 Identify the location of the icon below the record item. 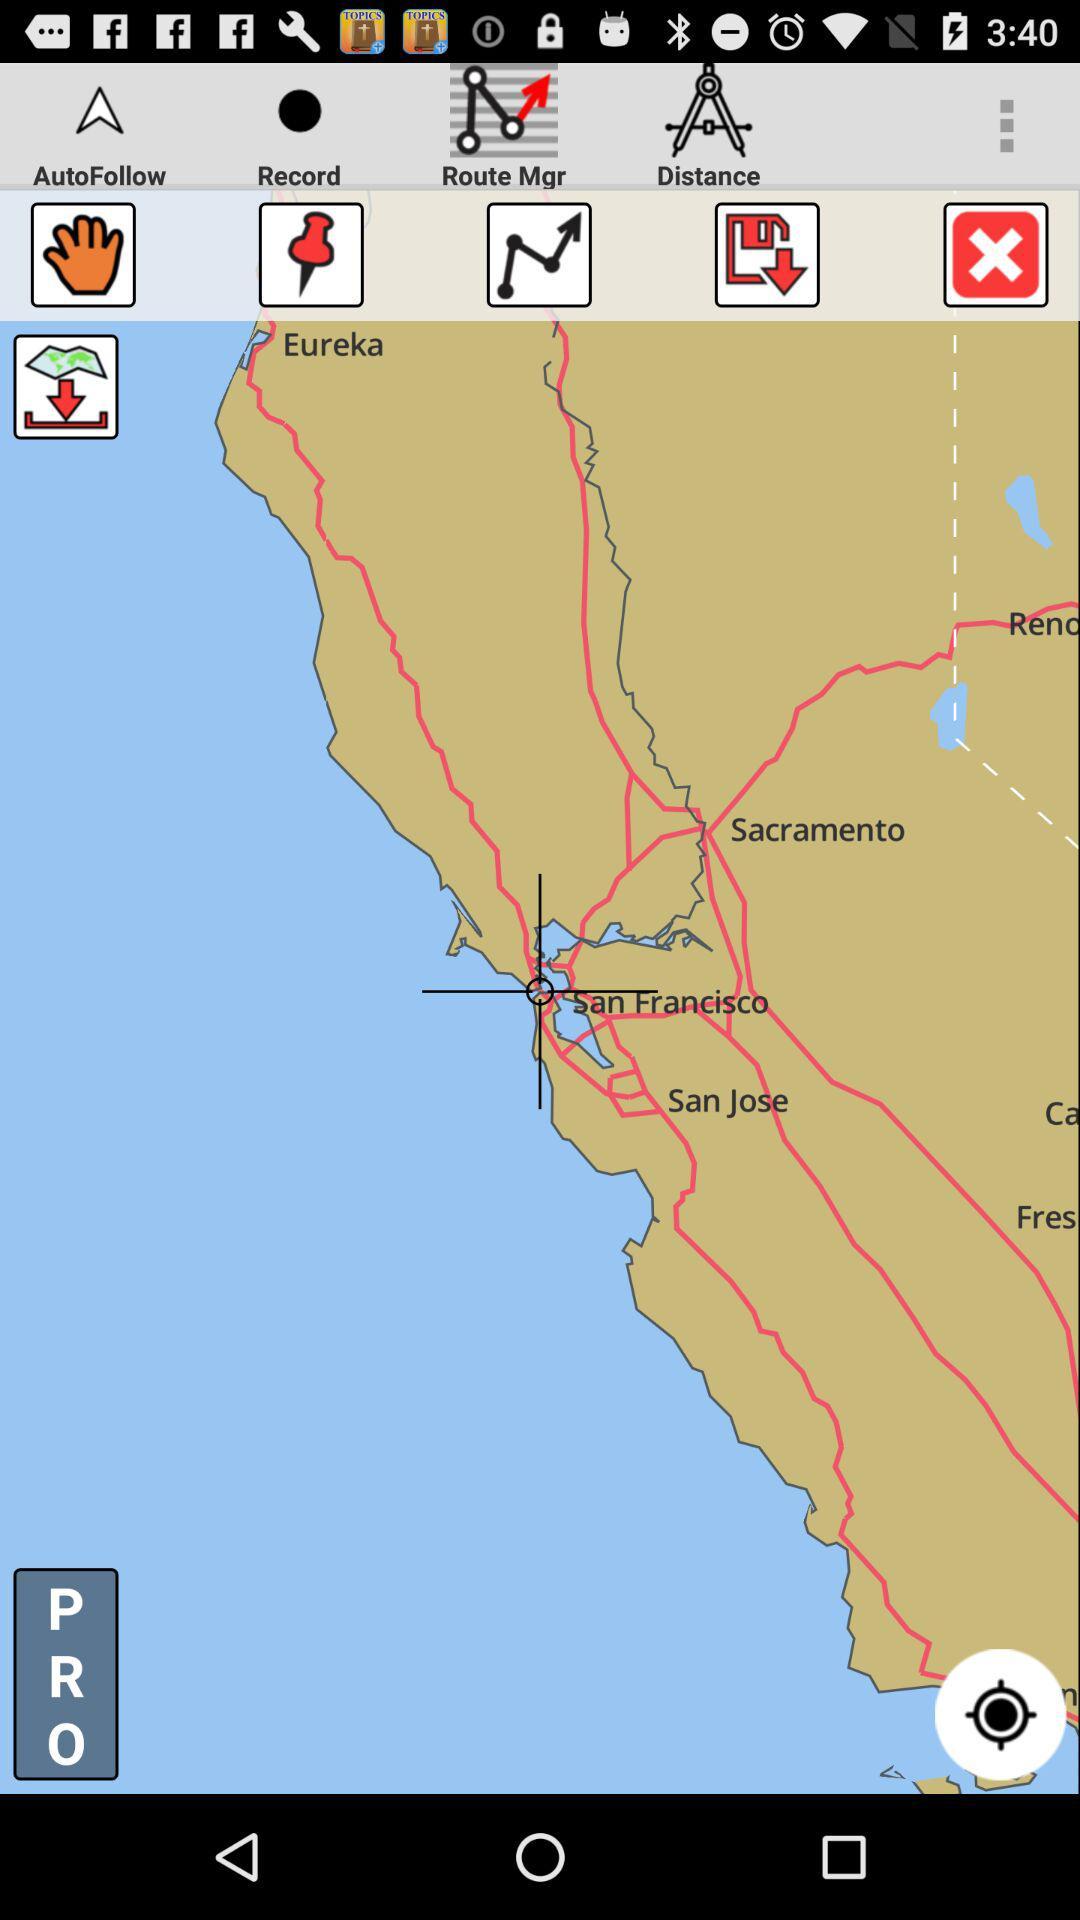
(311, 253).